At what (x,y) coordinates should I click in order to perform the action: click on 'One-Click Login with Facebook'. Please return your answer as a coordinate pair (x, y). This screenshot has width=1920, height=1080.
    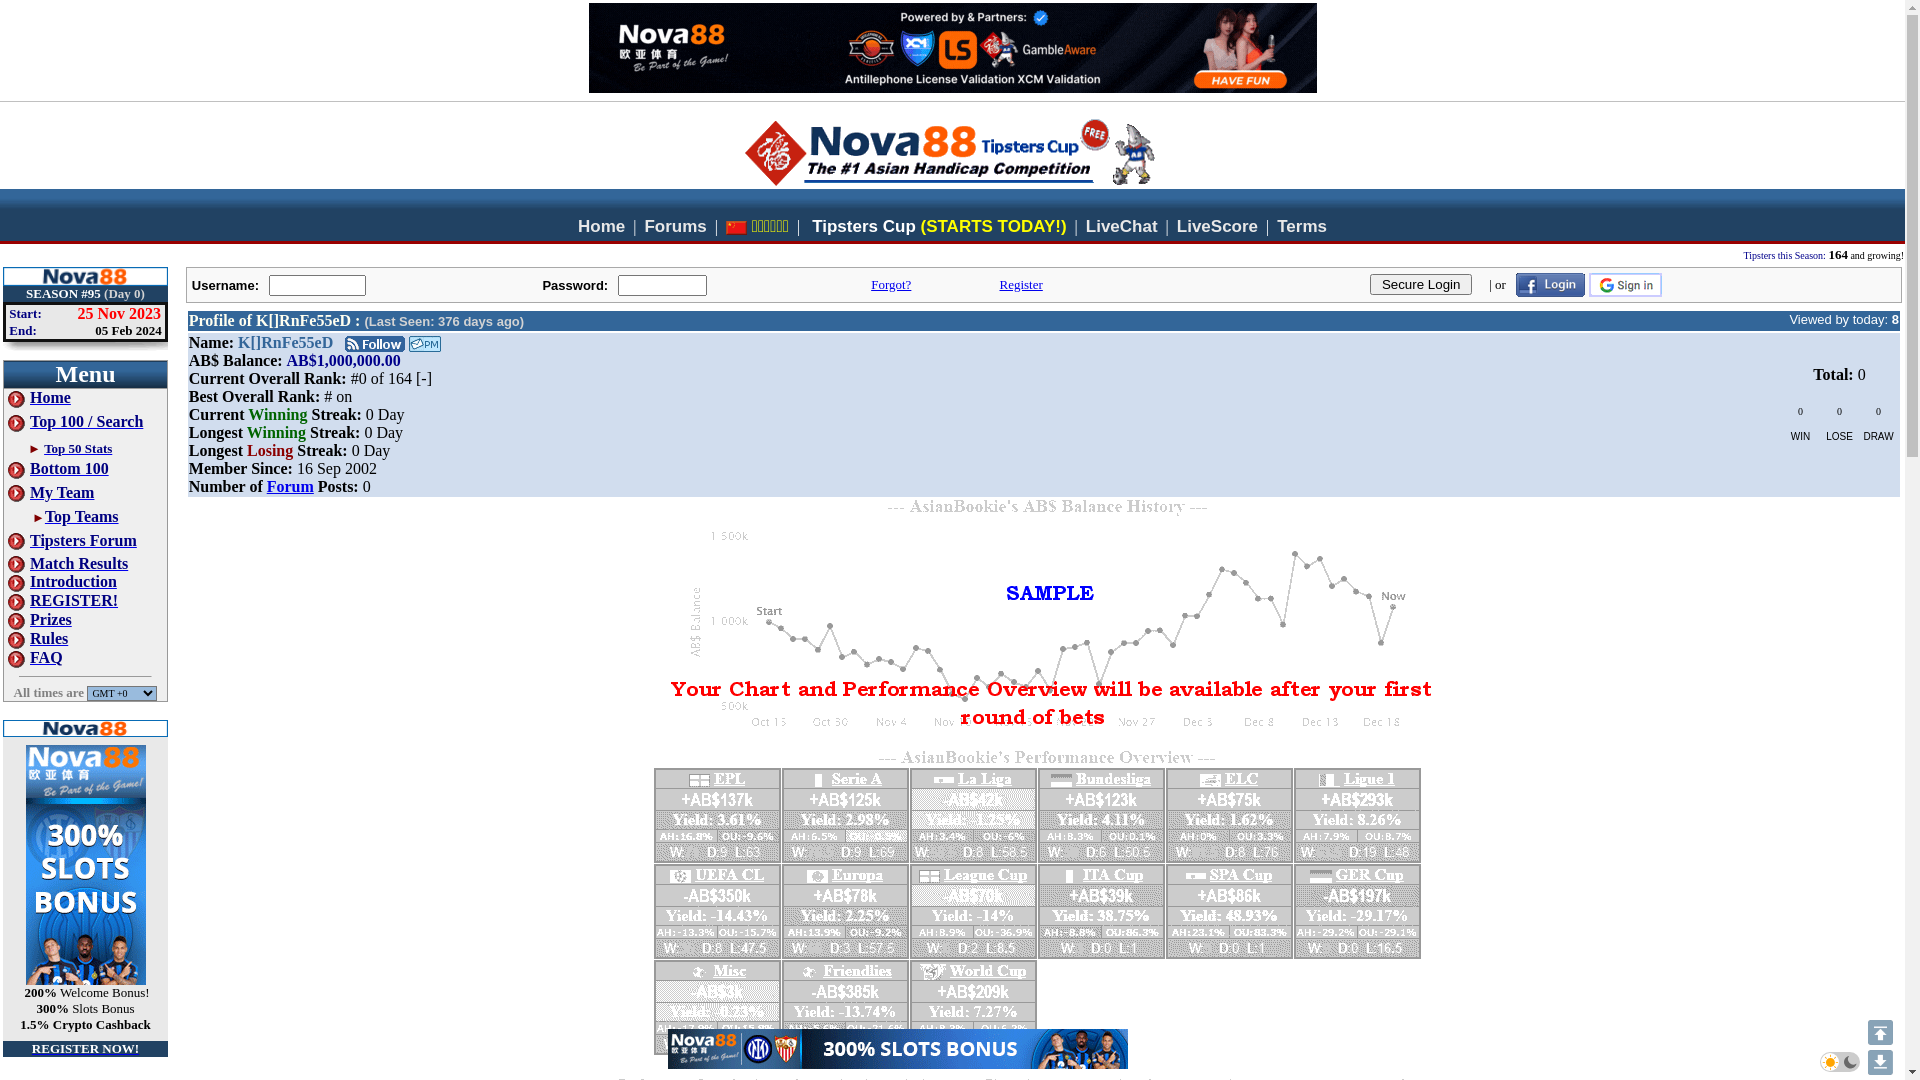
    Looking at the image, I should click on (1516, 285).